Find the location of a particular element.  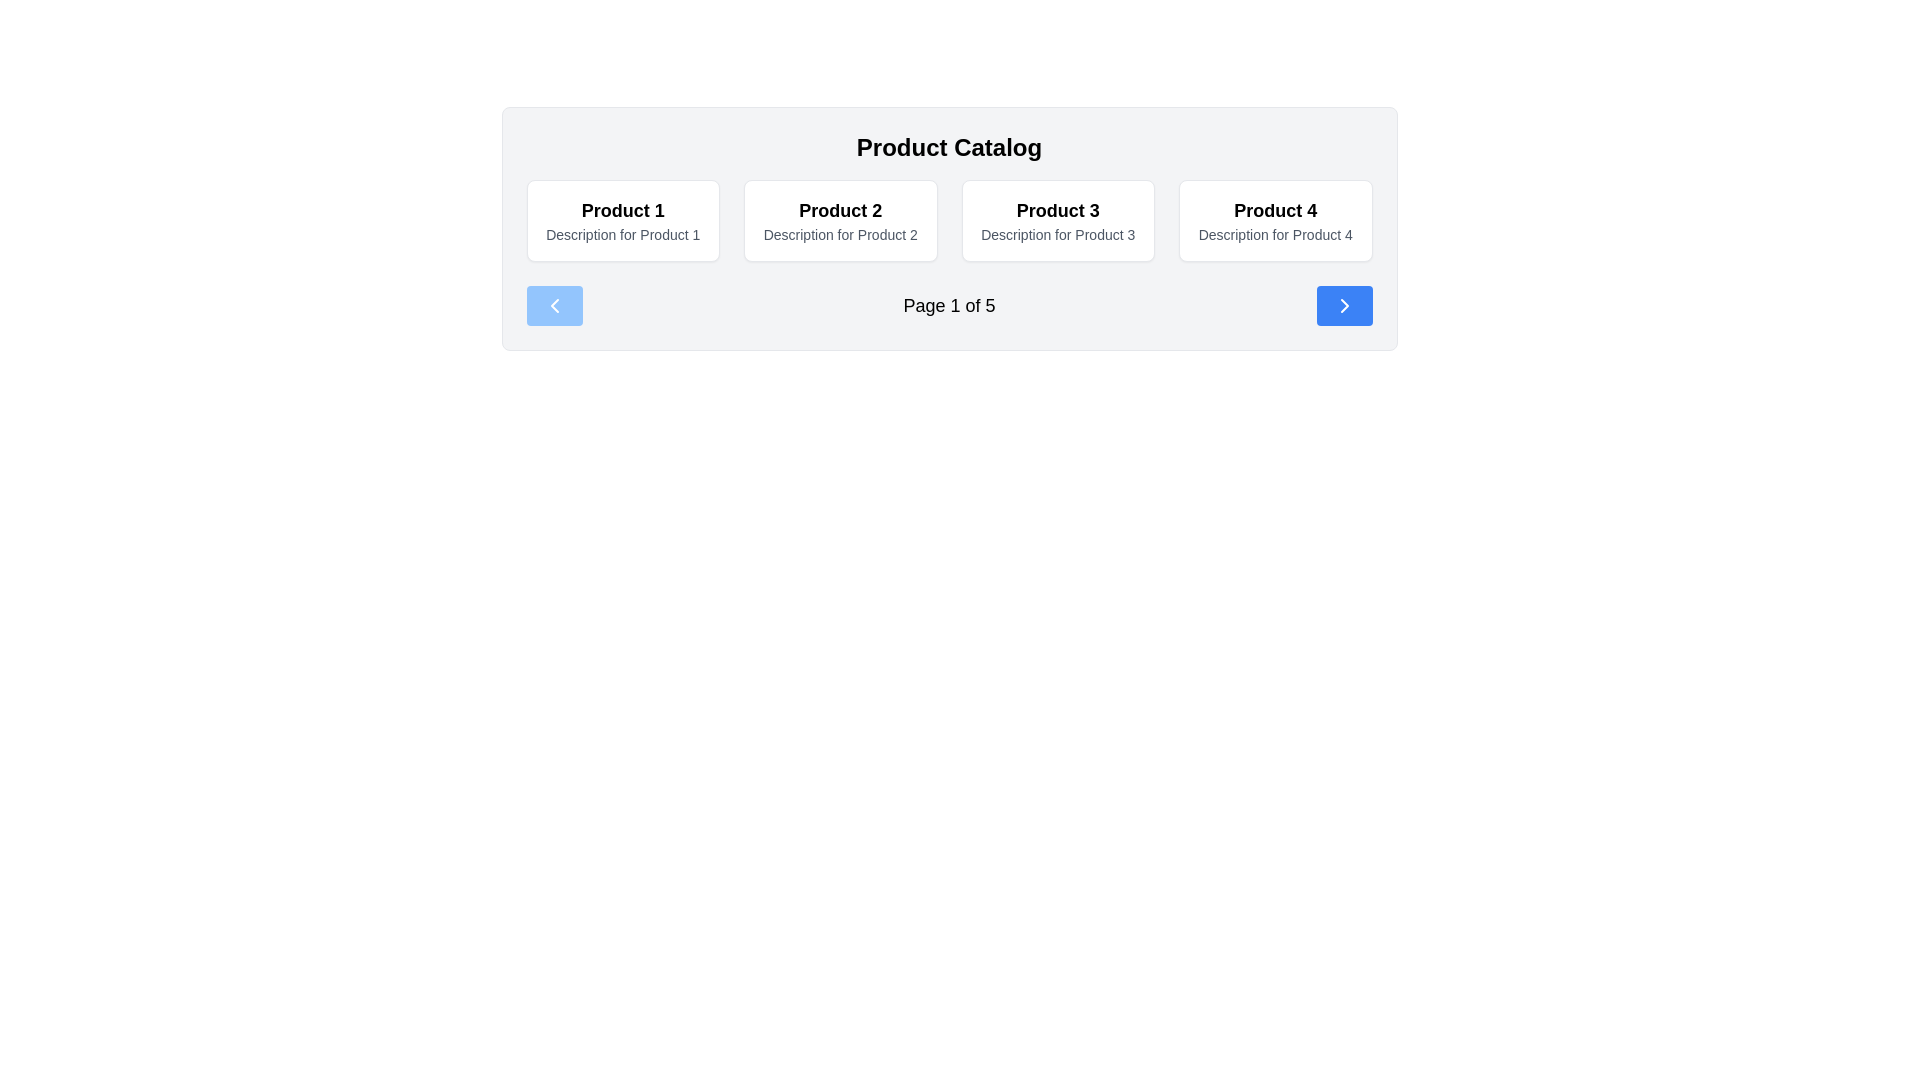

the Display Card is located at coordinates (1274, 220).